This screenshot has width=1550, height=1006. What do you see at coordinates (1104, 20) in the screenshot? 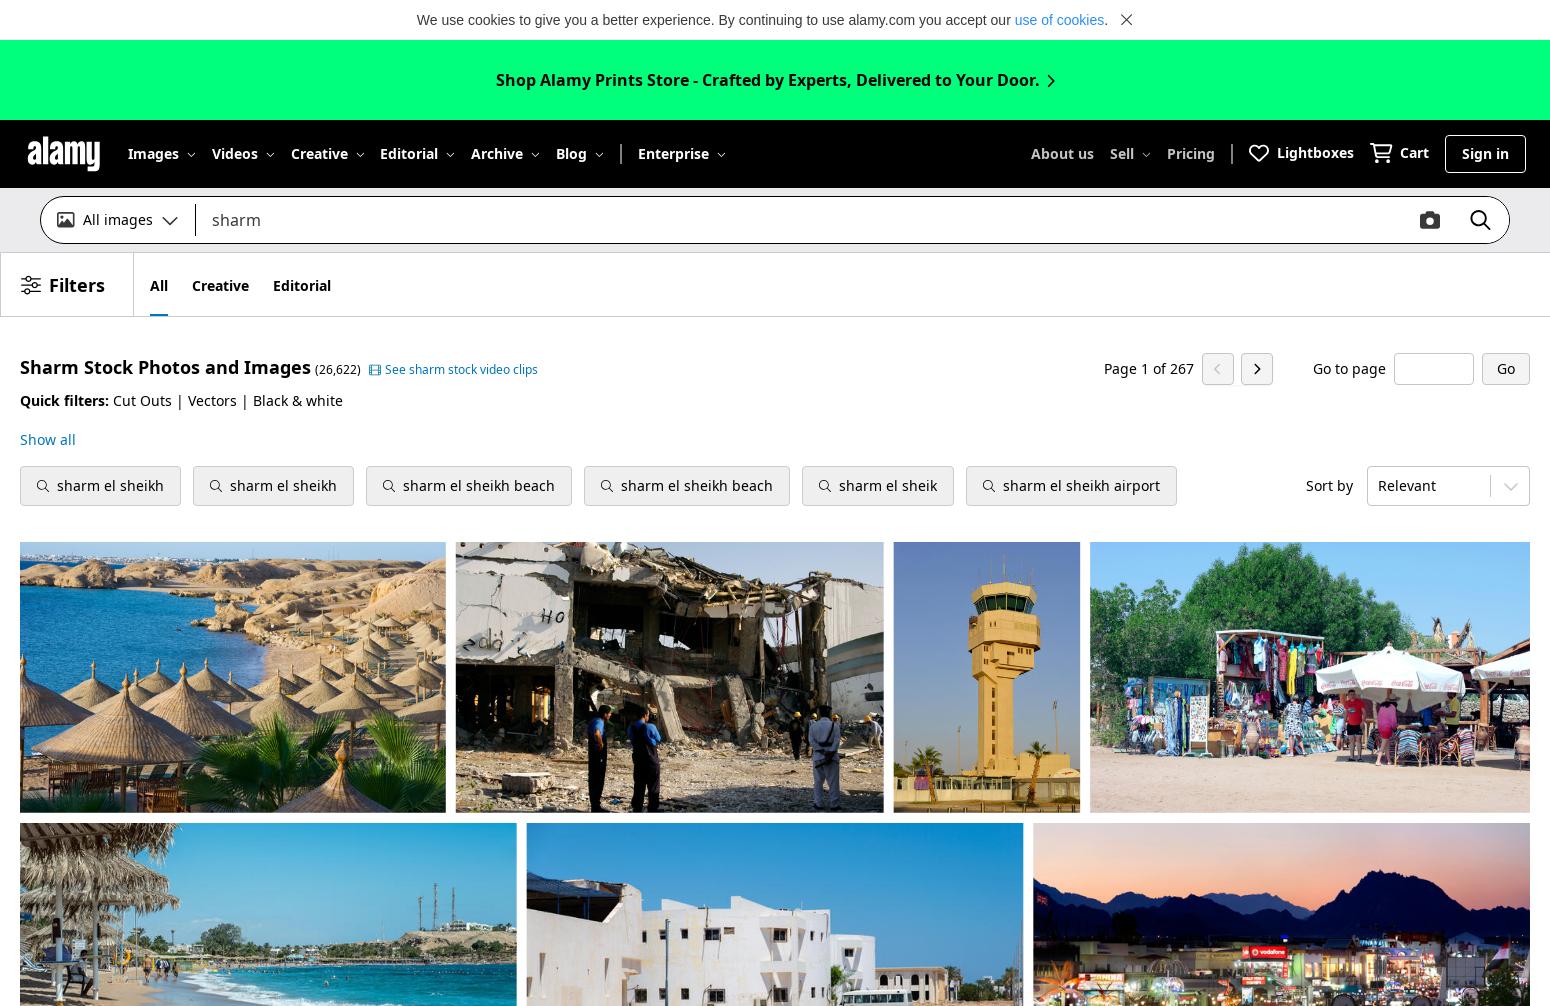
I see `'.'` at bounding box center [1104, 20].